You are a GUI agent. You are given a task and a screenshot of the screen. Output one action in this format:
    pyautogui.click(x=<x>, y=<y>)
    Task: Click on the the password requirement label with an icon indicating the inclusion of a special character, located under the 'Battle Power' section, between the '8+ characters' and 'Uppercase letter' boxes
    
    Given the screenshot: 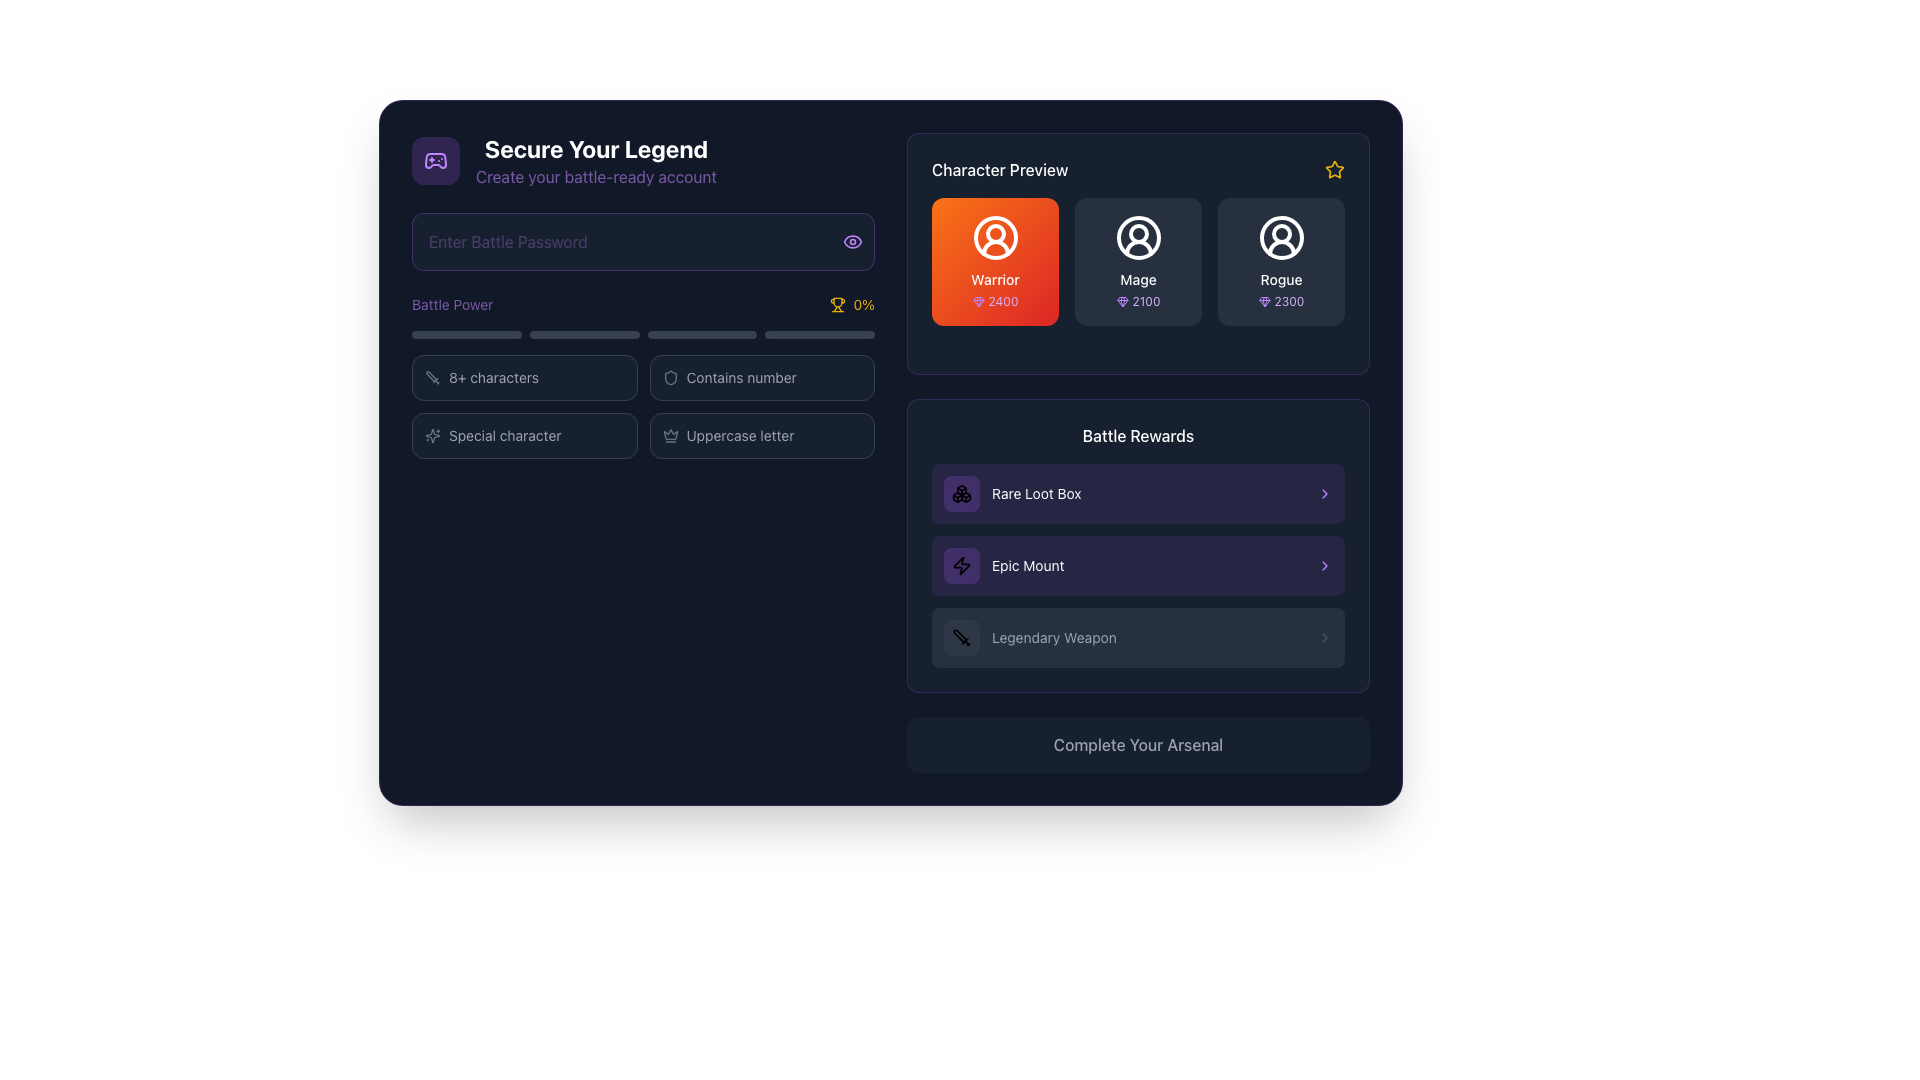 What is the action you would take?
    pyautogui.click(x=524, y=434)
    